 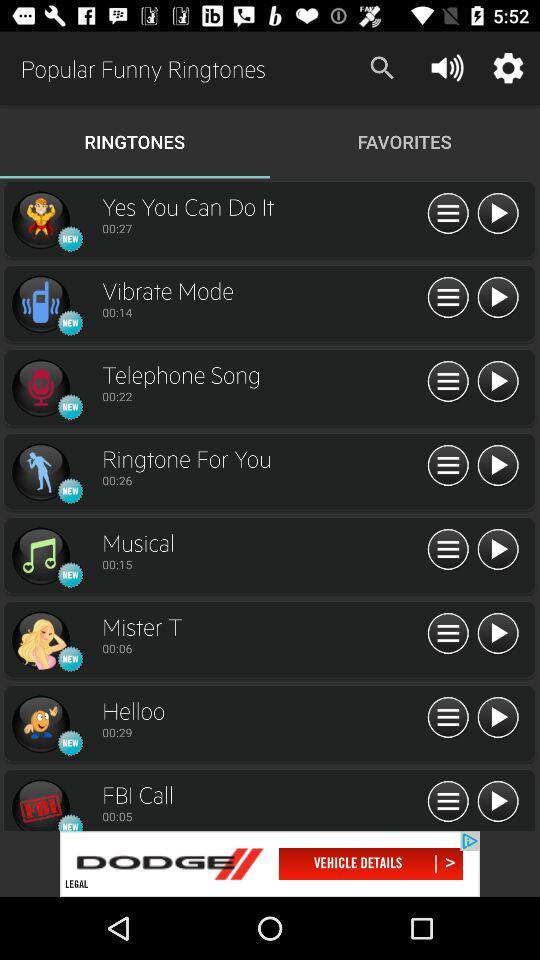 What do you see at coordinates (496, 297) in the screenshot?
I see `ringtone` at bounding box center [496, 297].